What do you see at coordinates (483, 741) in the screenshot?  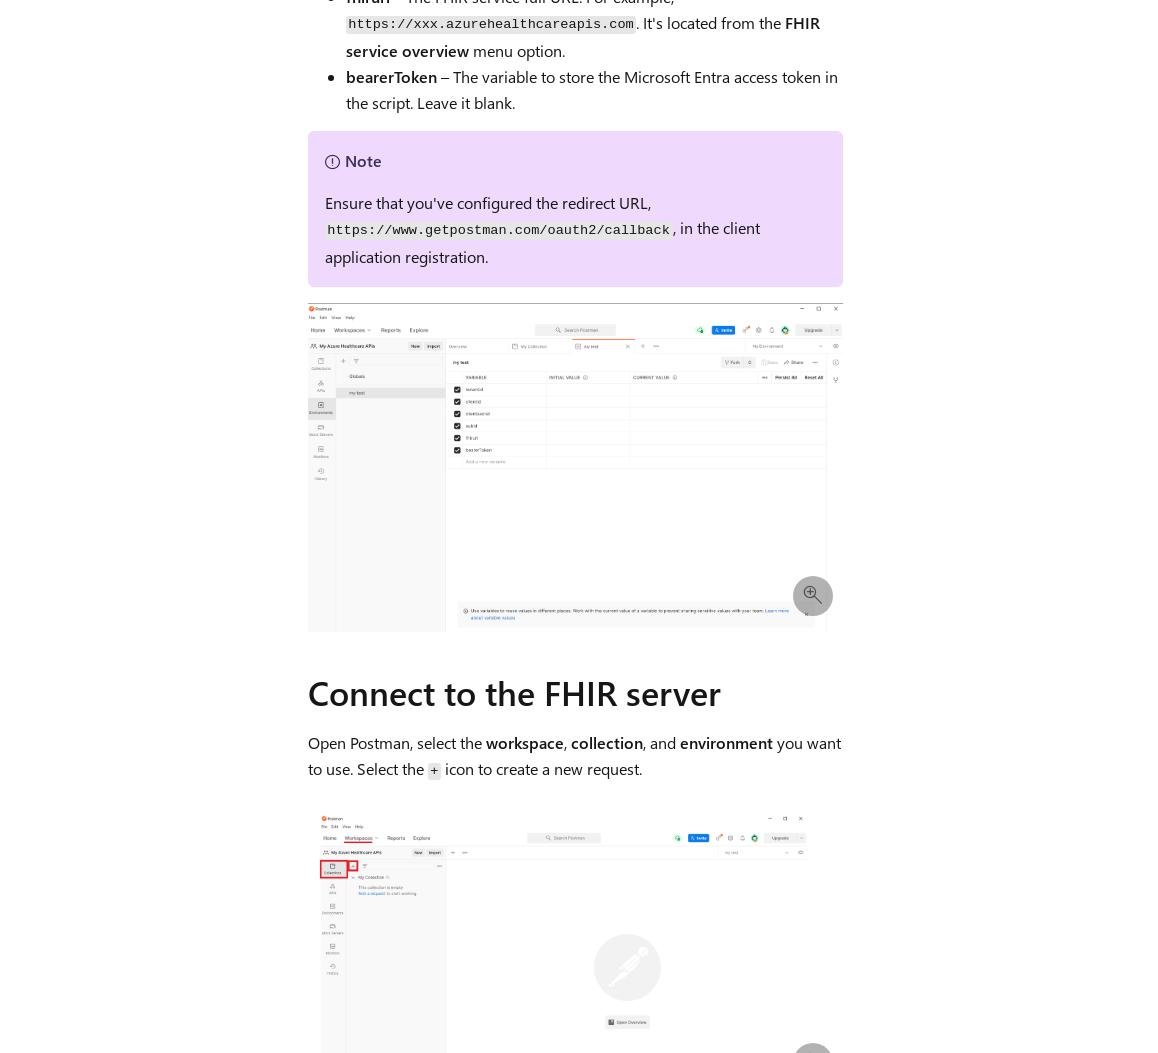 I see `'workspace'` at bounding box center [483, 741].